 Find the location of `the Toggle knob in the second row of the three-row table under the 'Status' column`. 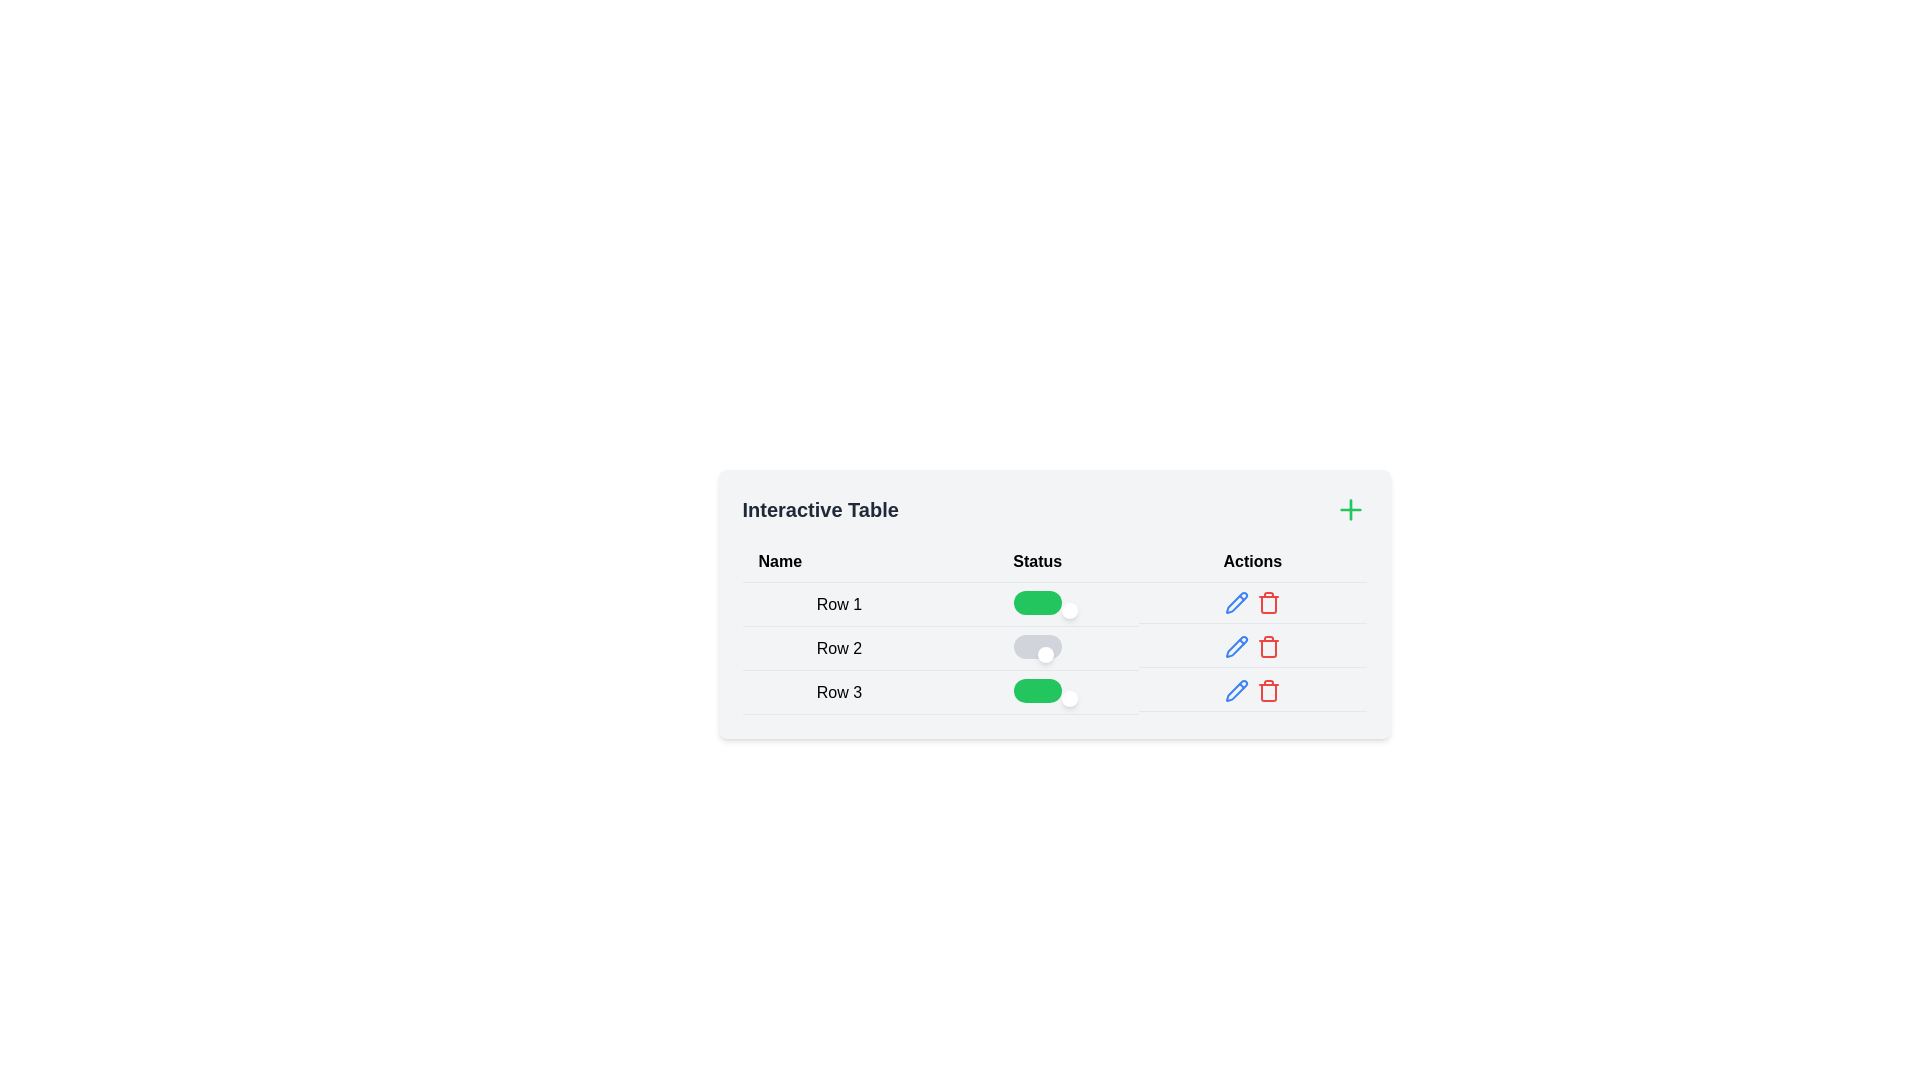

the Toggle knob in the second row of the three-row table under the 'Status' column is located at coordinates (1044, 655).